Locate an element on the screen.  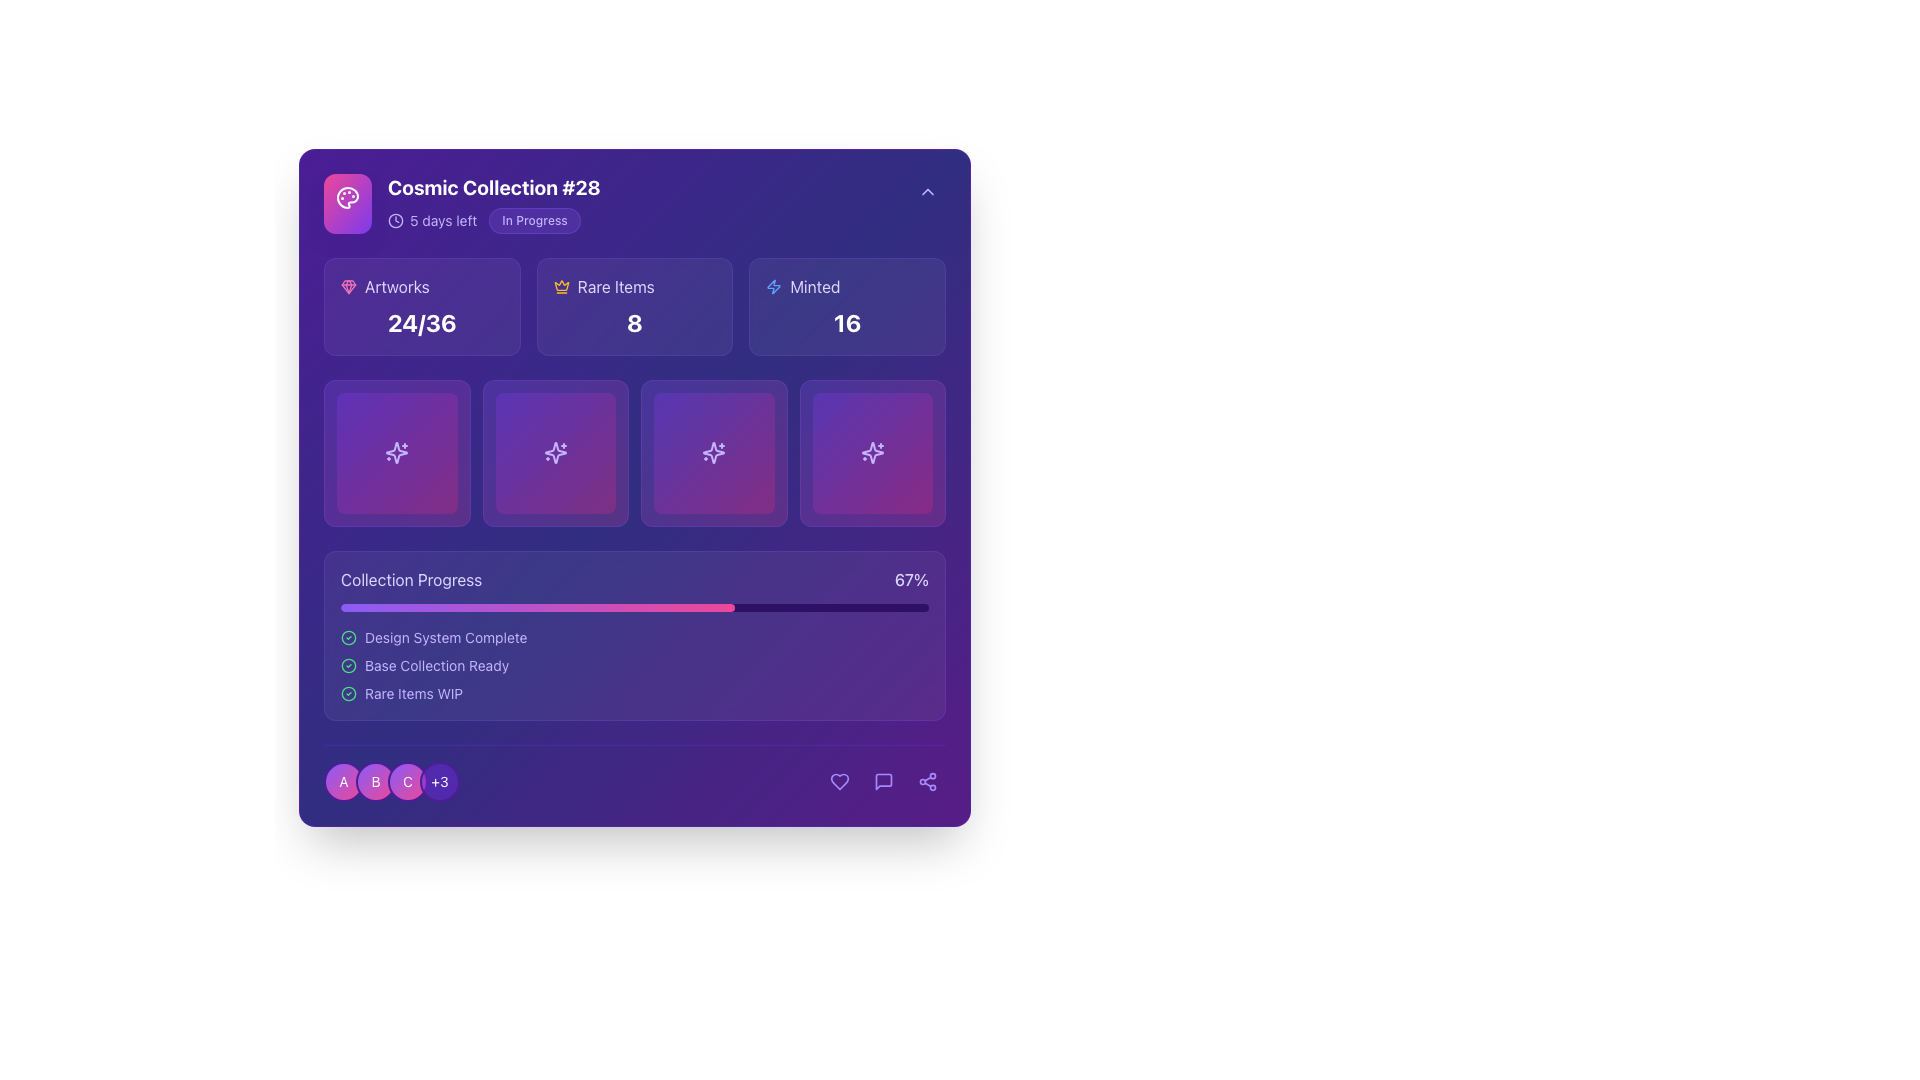
the violet-colored sparkle SVG icon in the fourth slot of the horizontal list is located at coordinates (872, 453).